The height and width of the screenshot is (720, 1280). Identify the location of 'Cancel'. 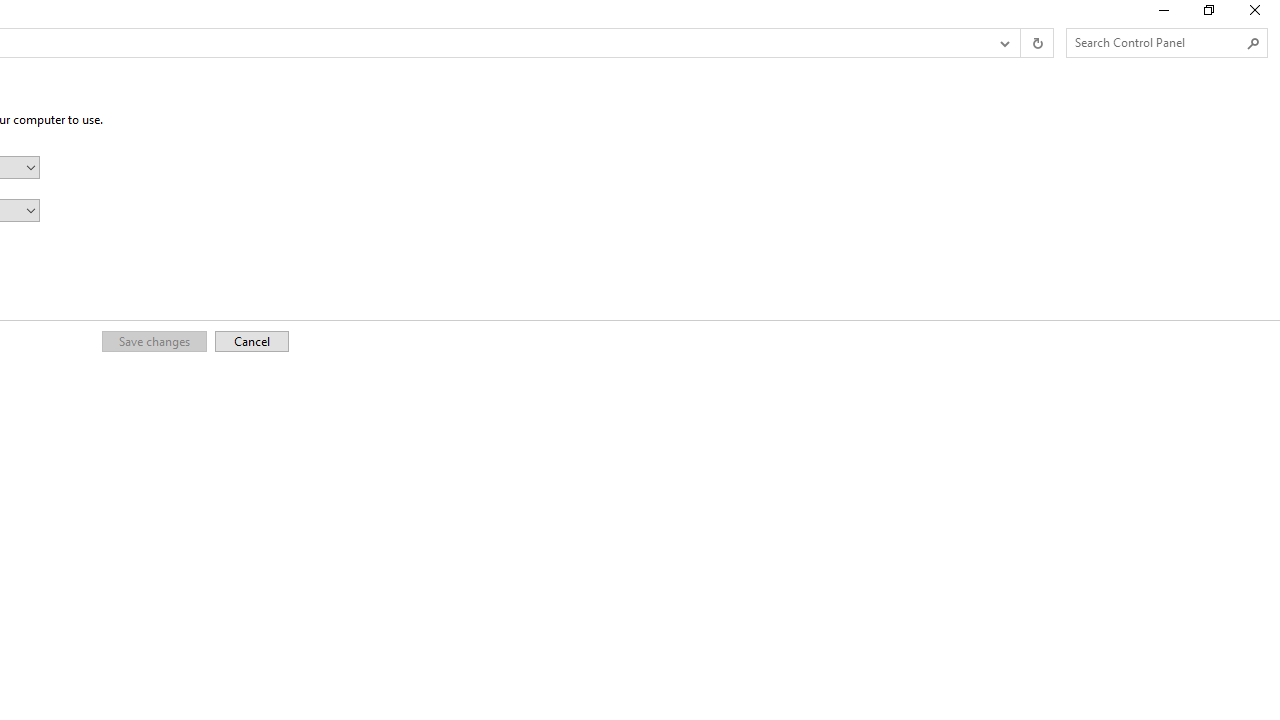
(251, 340).